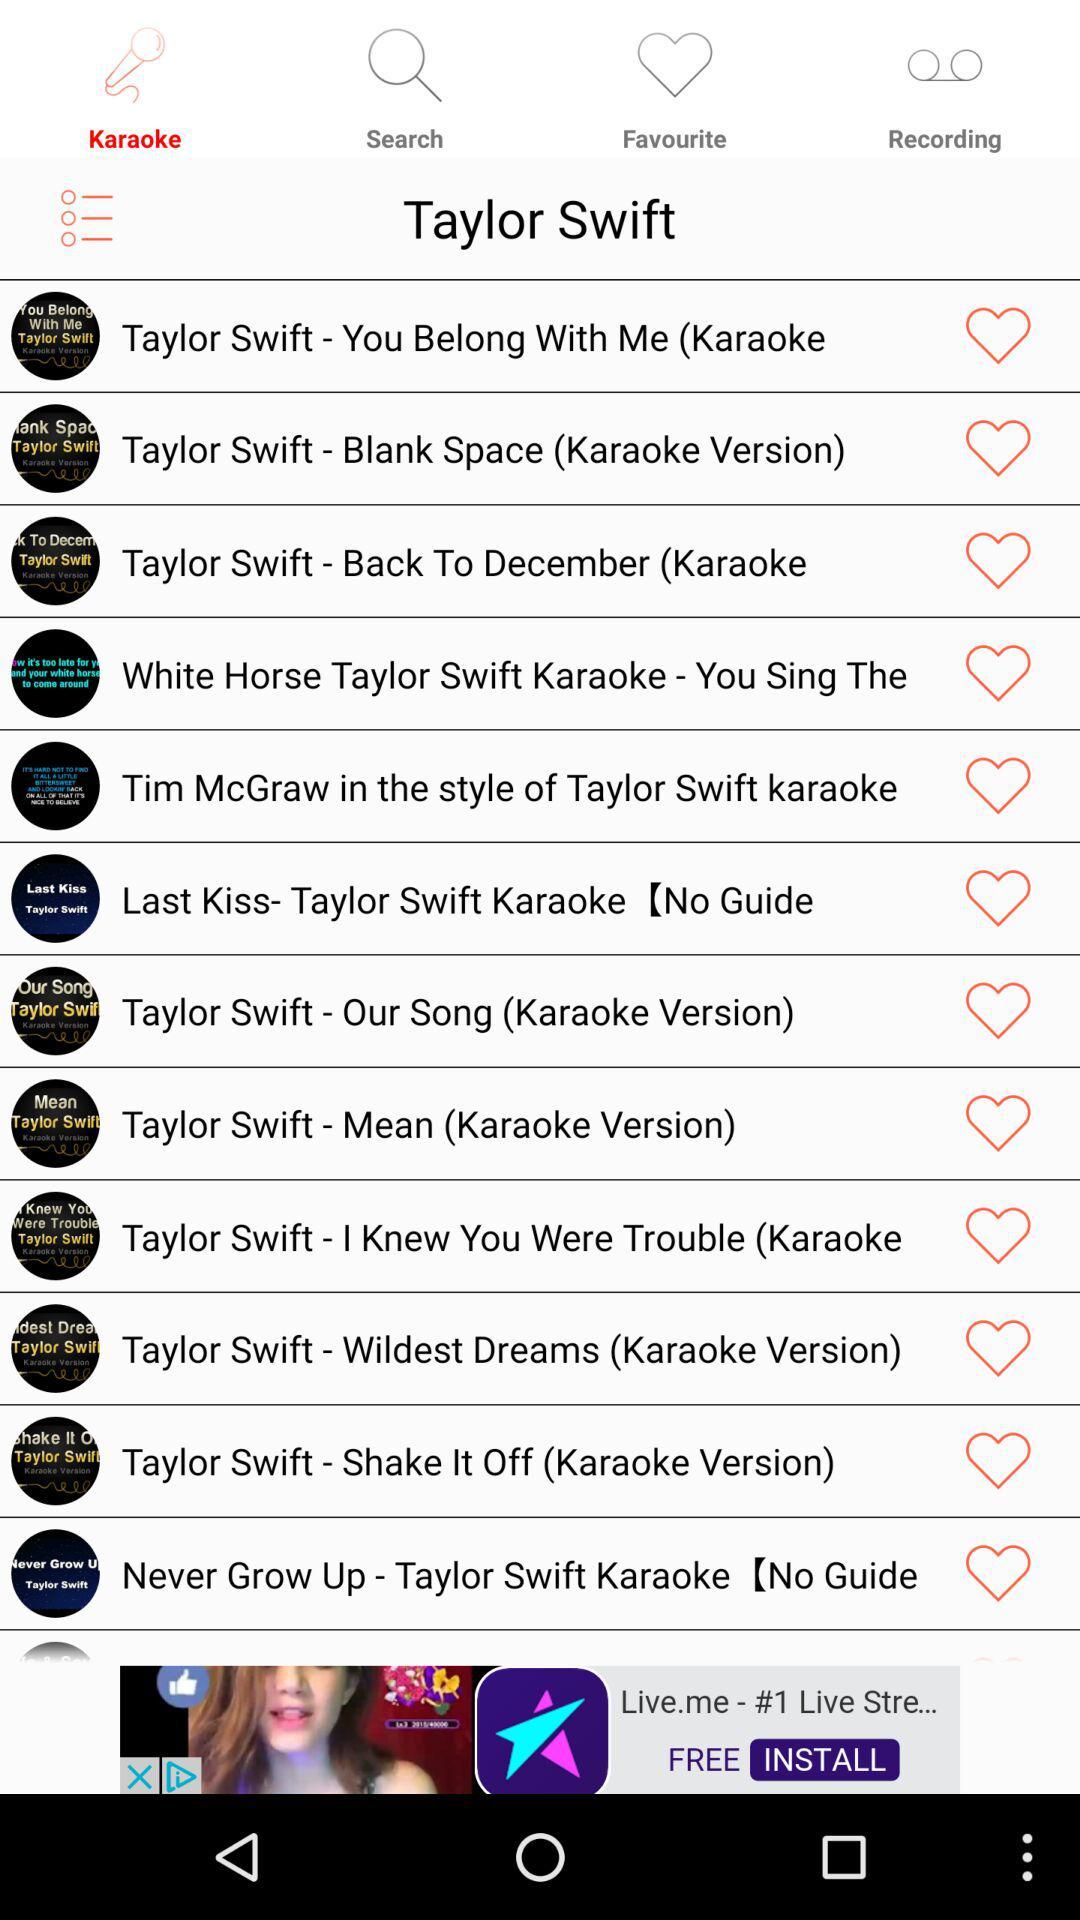 The height and width of the screenshot is (1920, 1080). What do you see at coordinates (998, 560) in the screenshot?
I see `heart this track` at bounding box center [998, 560].